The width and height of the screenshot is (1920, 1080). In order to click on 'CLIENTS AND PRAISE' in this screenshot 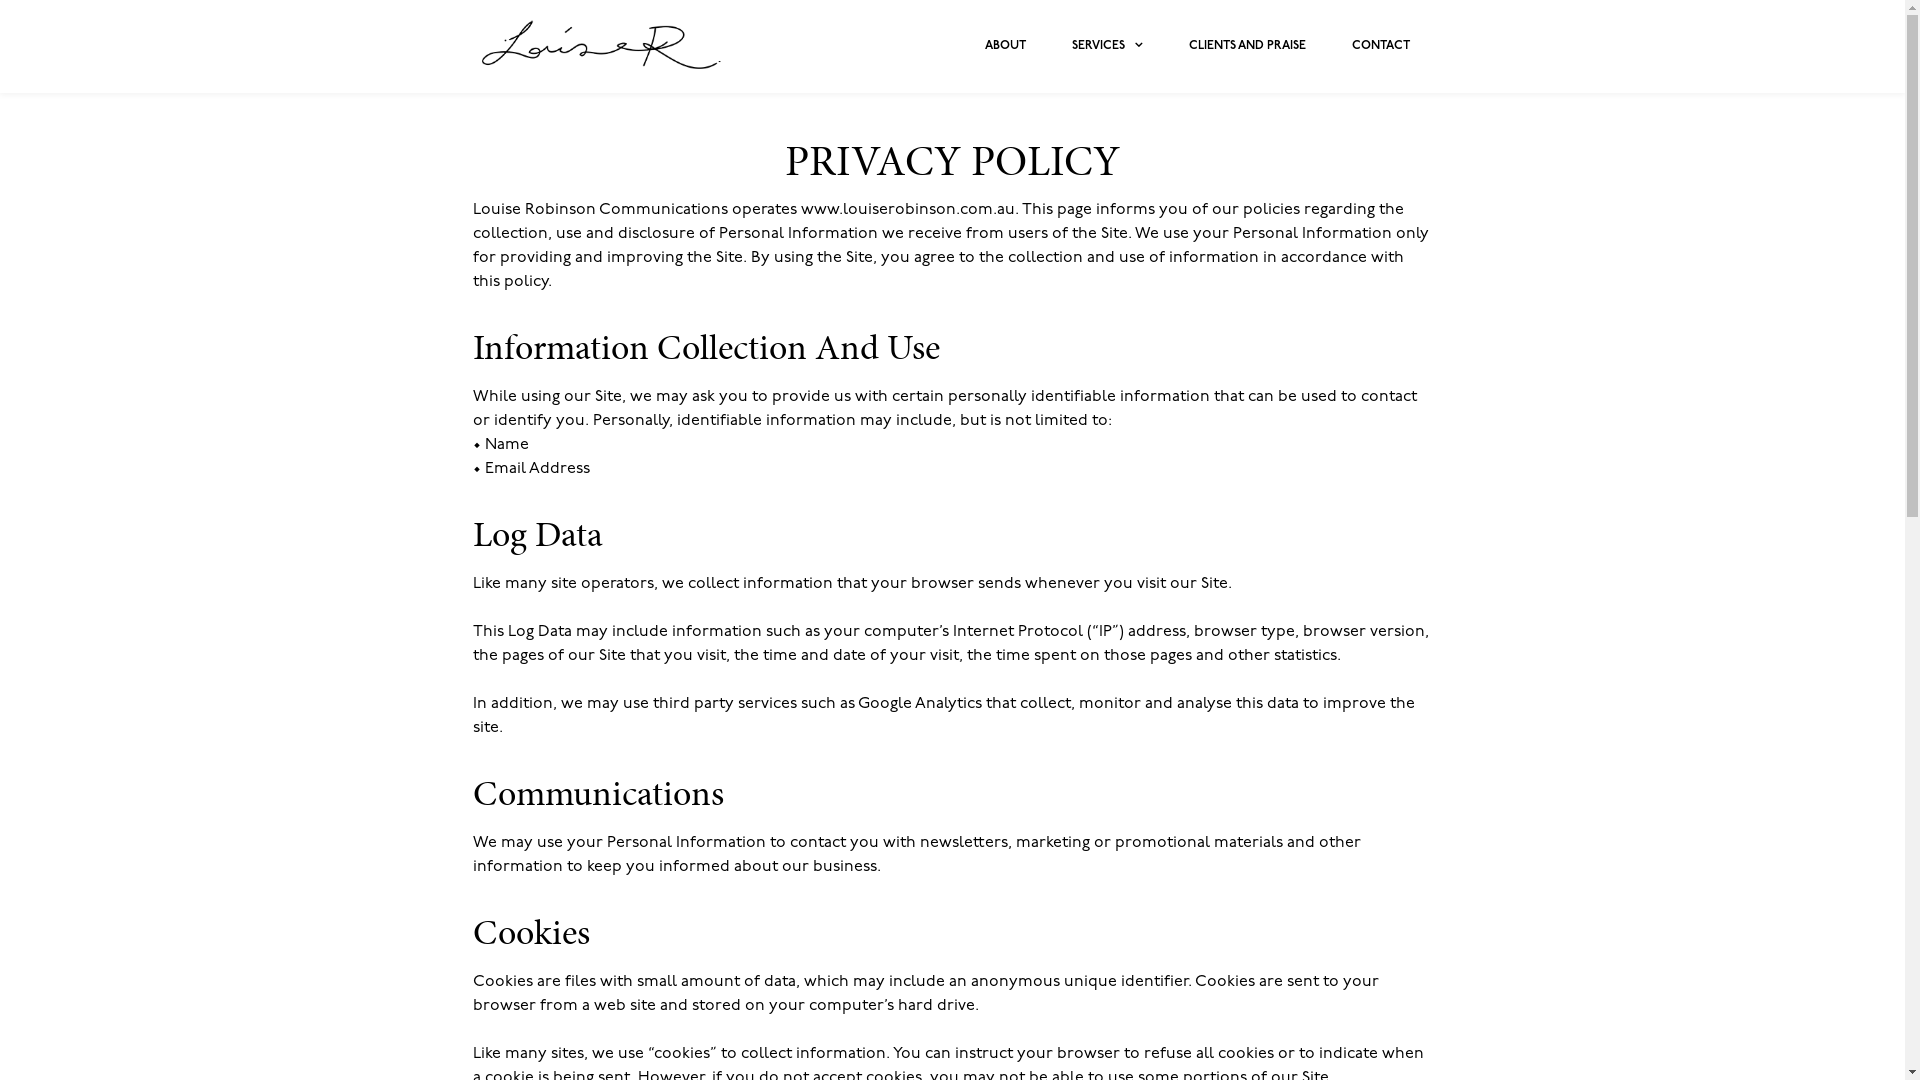, I will do `click(1246, 45)`.